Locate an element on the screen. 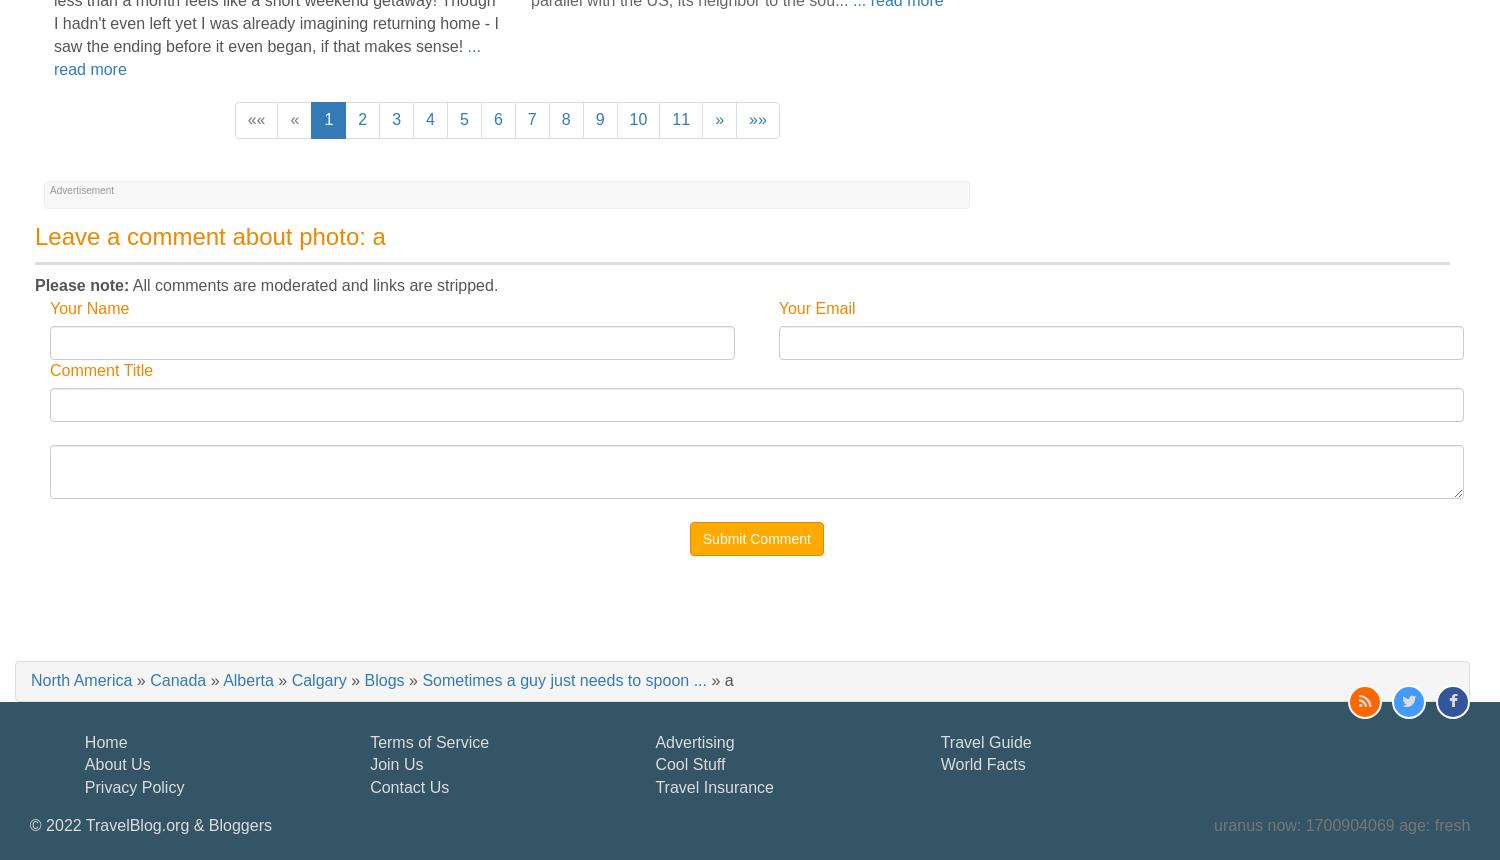  'Sometimes a guy just needs to spoon ...' is located at coordinates (563, 679).